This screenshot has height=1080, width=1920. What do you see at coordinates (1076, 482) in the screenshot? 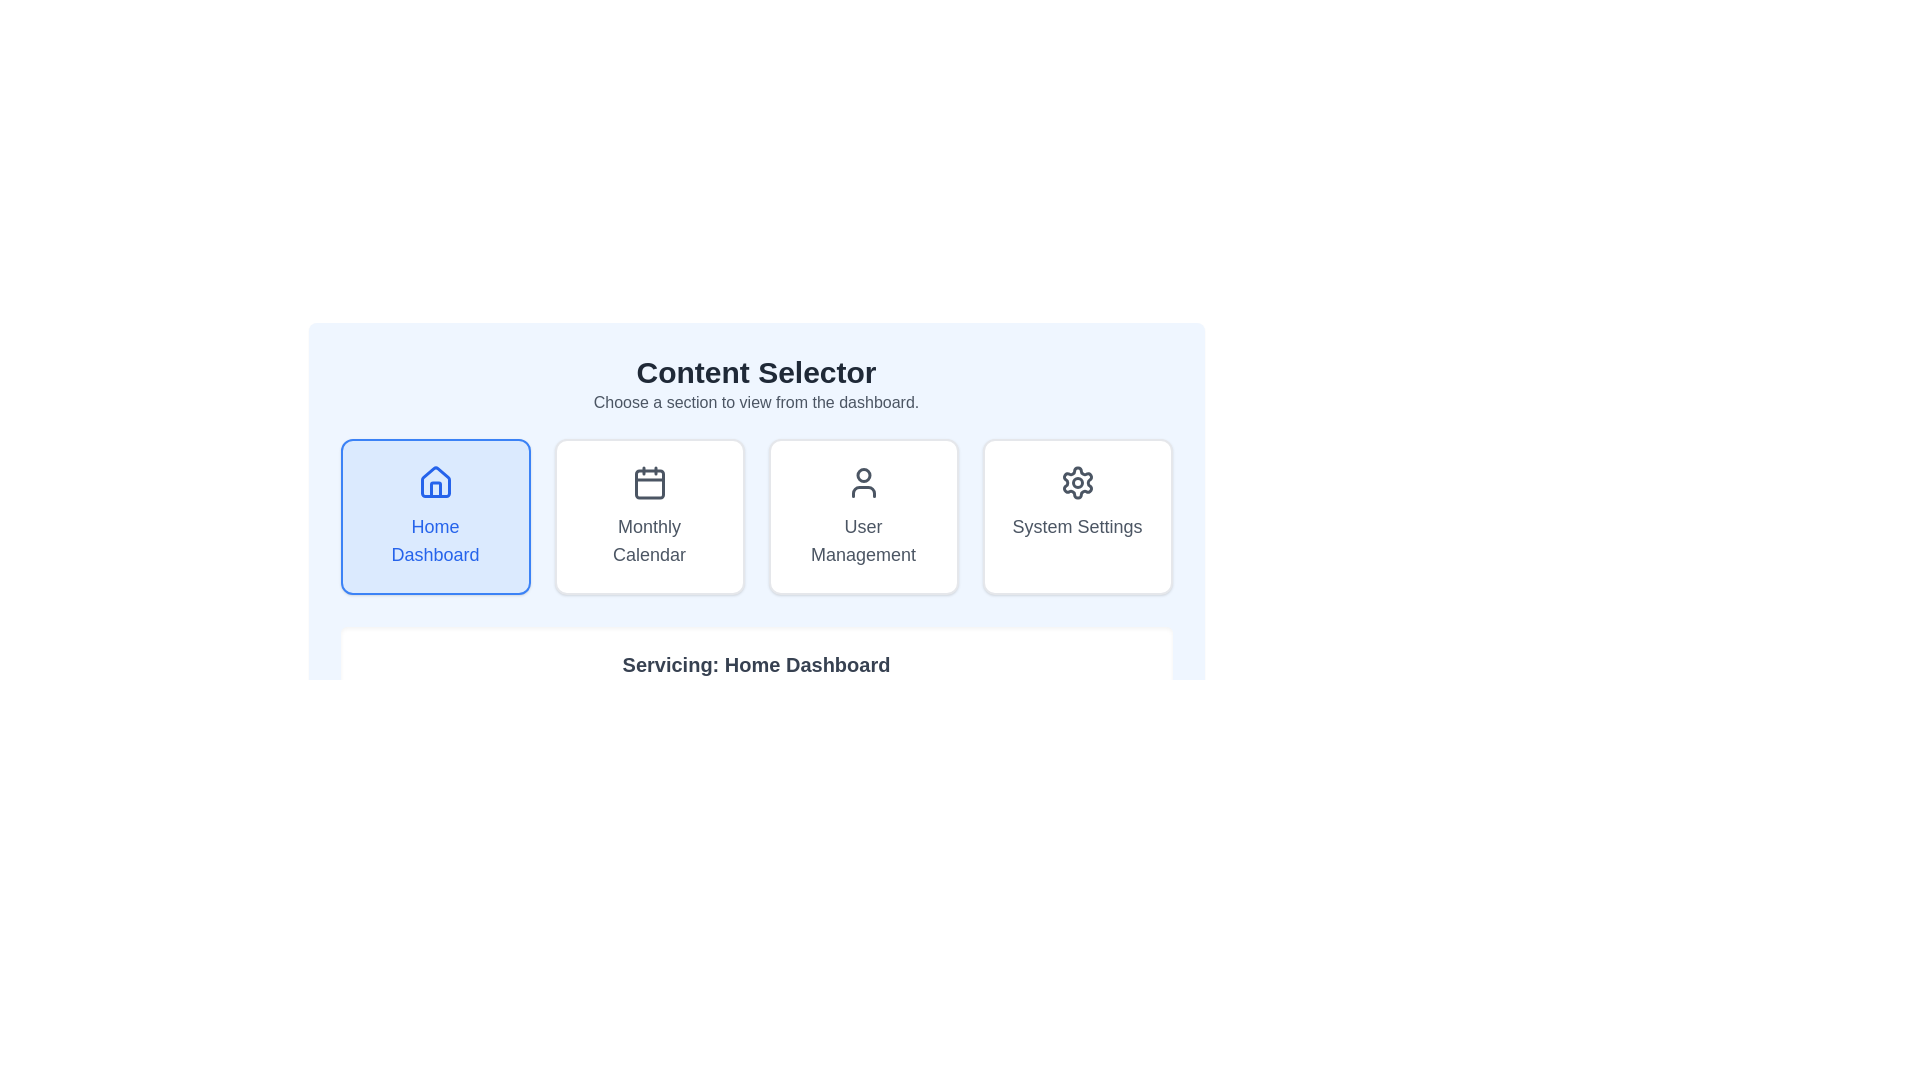
I see `the 'System Settings' icon, located at the top-center of the button layout, which is the fourth selectable button` at bounding box center [1076, 482].